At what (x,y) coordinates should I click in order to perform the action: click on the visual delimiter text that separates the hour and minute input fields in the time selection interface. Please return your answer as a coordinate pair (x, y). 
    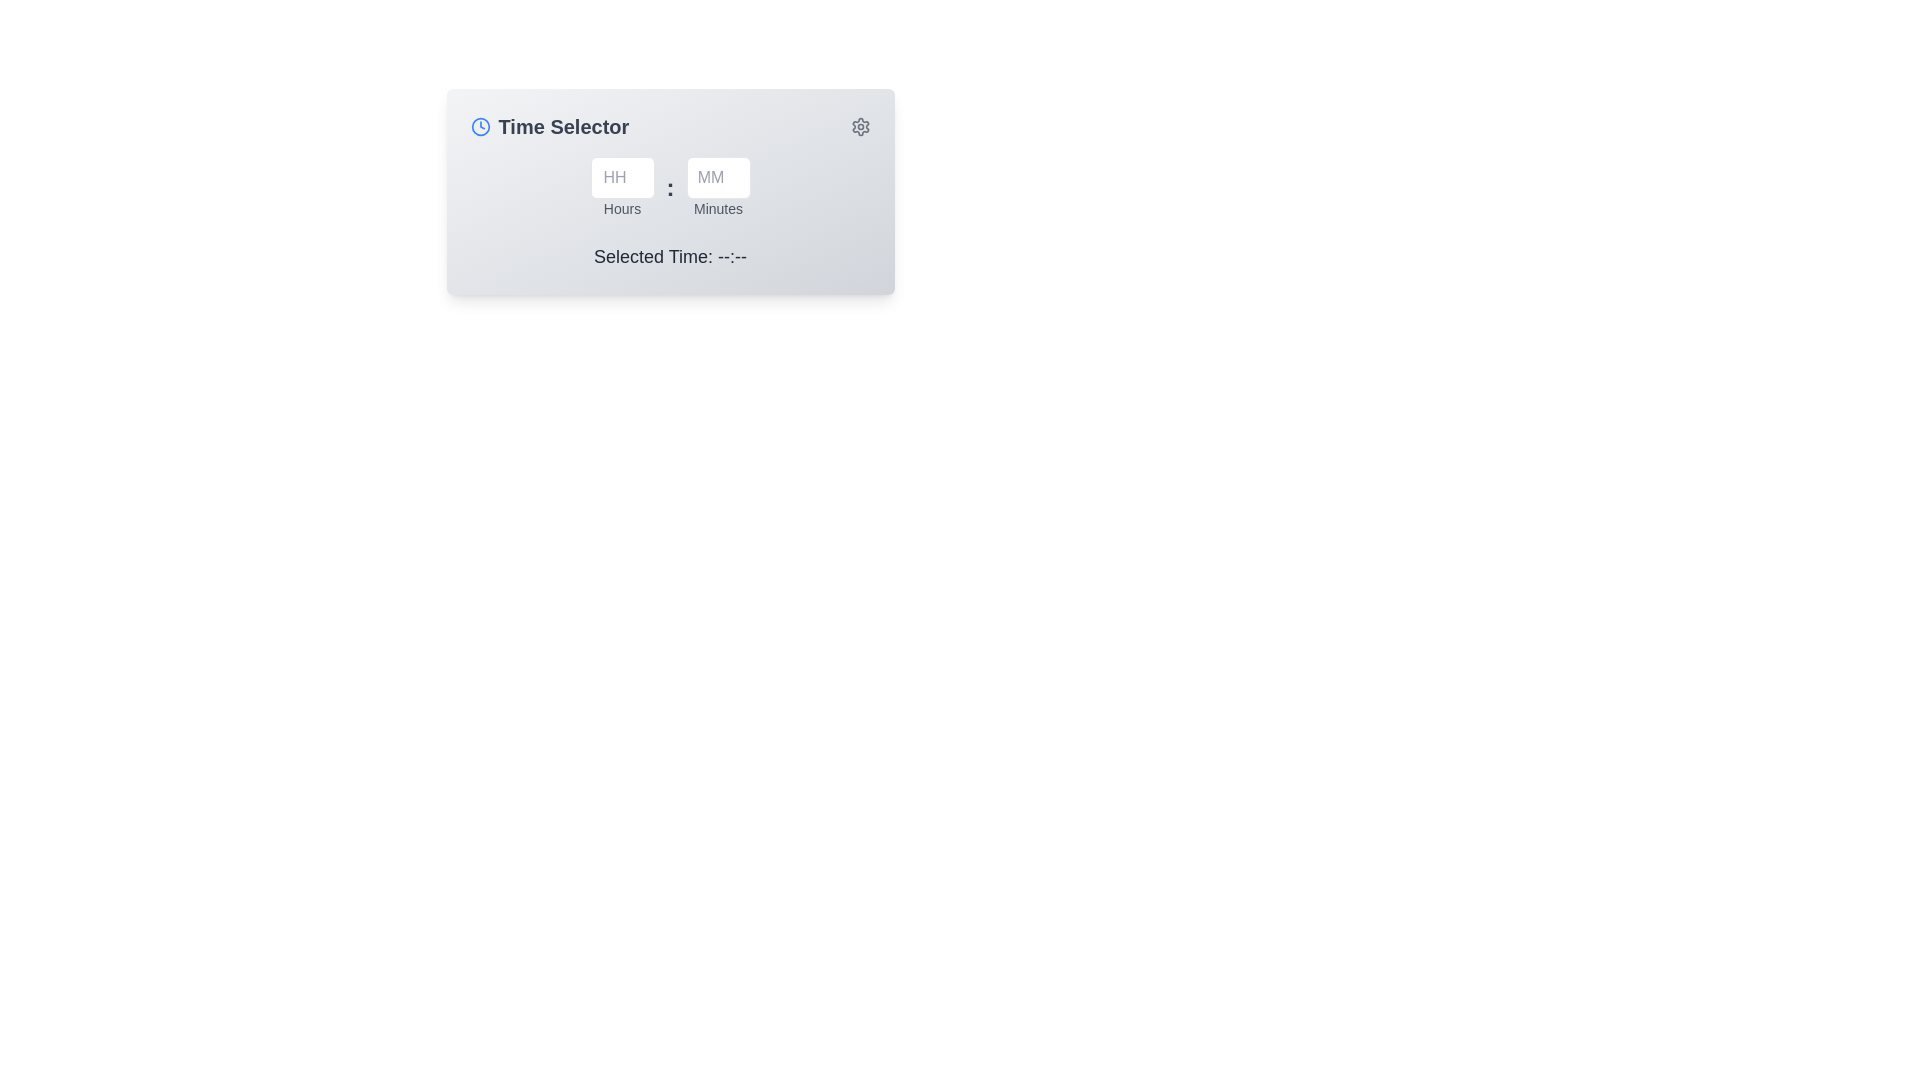
    Looking at the image, I should click on (670, 188).